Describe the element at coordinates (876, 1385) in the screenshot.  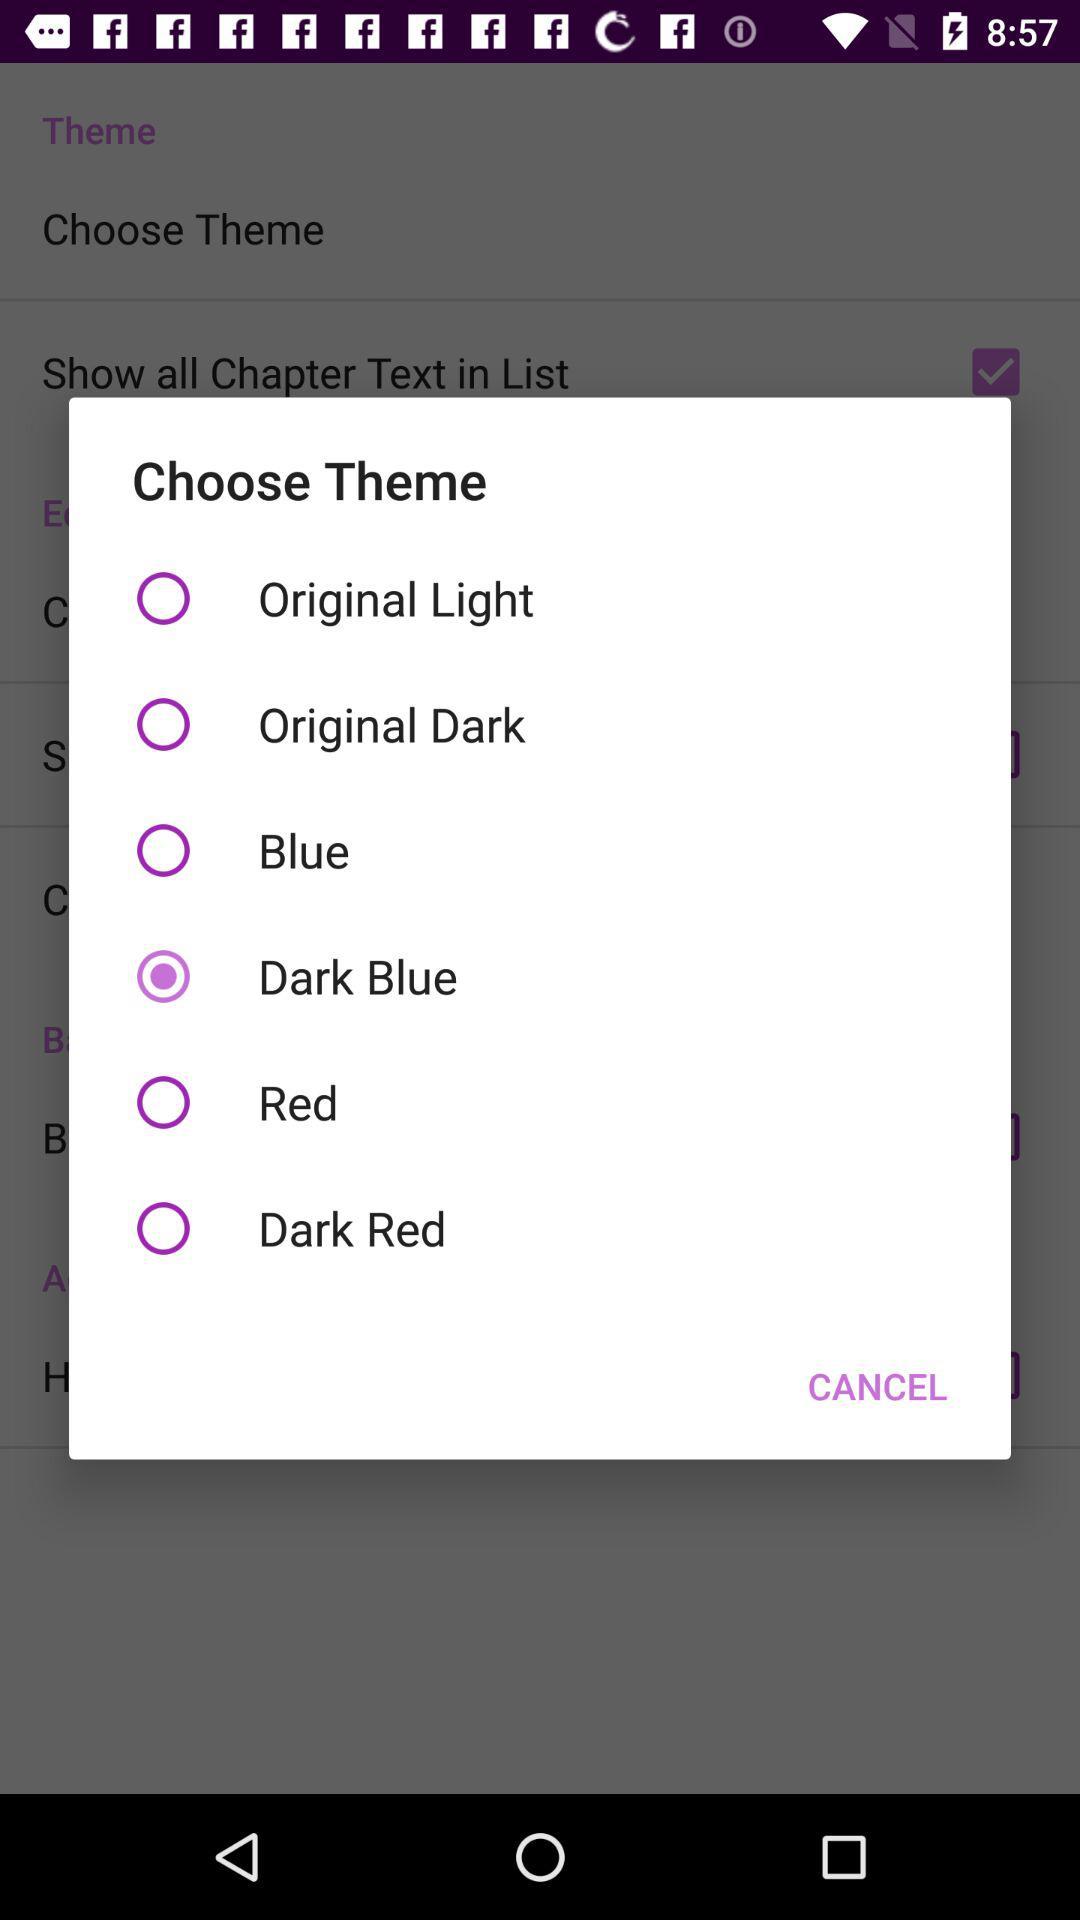
I see `the cancel icon` at that location.